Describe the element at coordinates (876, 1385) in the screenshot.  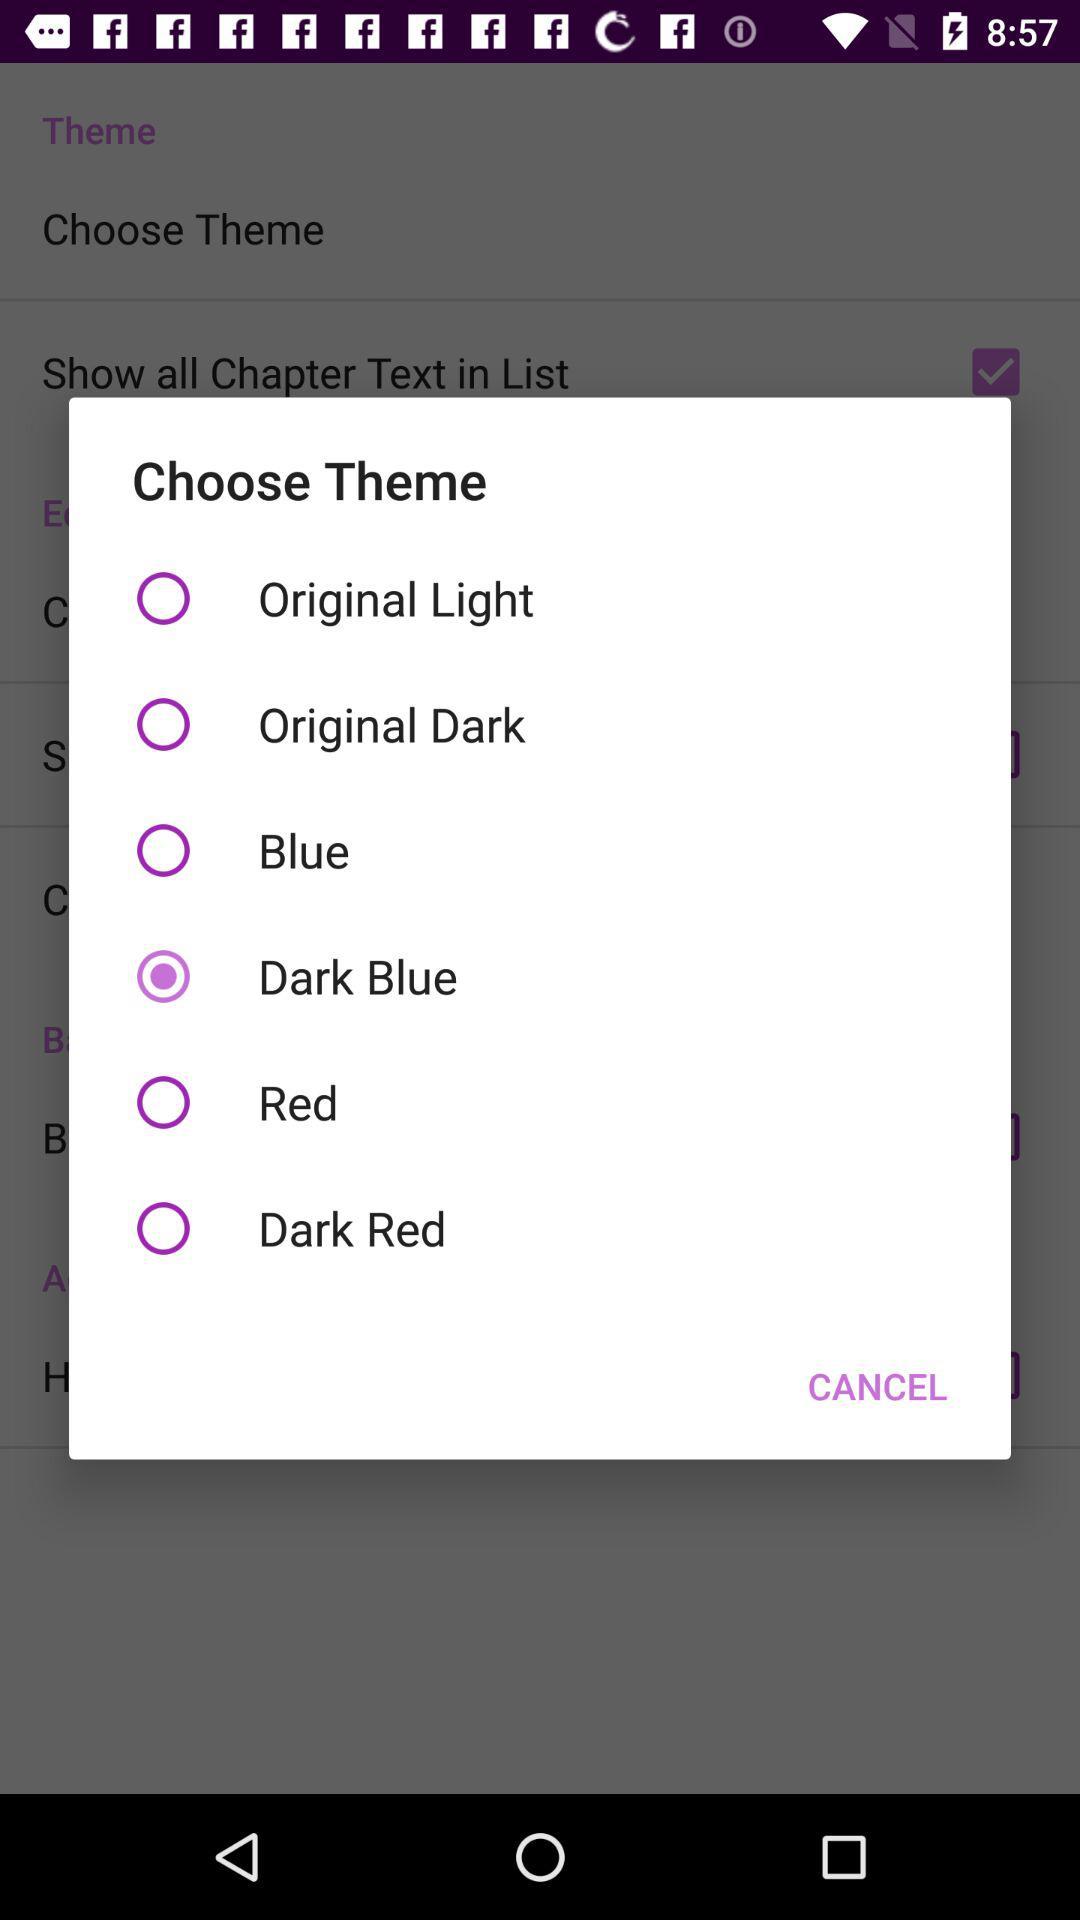
I see `the cancel icon` at that location.